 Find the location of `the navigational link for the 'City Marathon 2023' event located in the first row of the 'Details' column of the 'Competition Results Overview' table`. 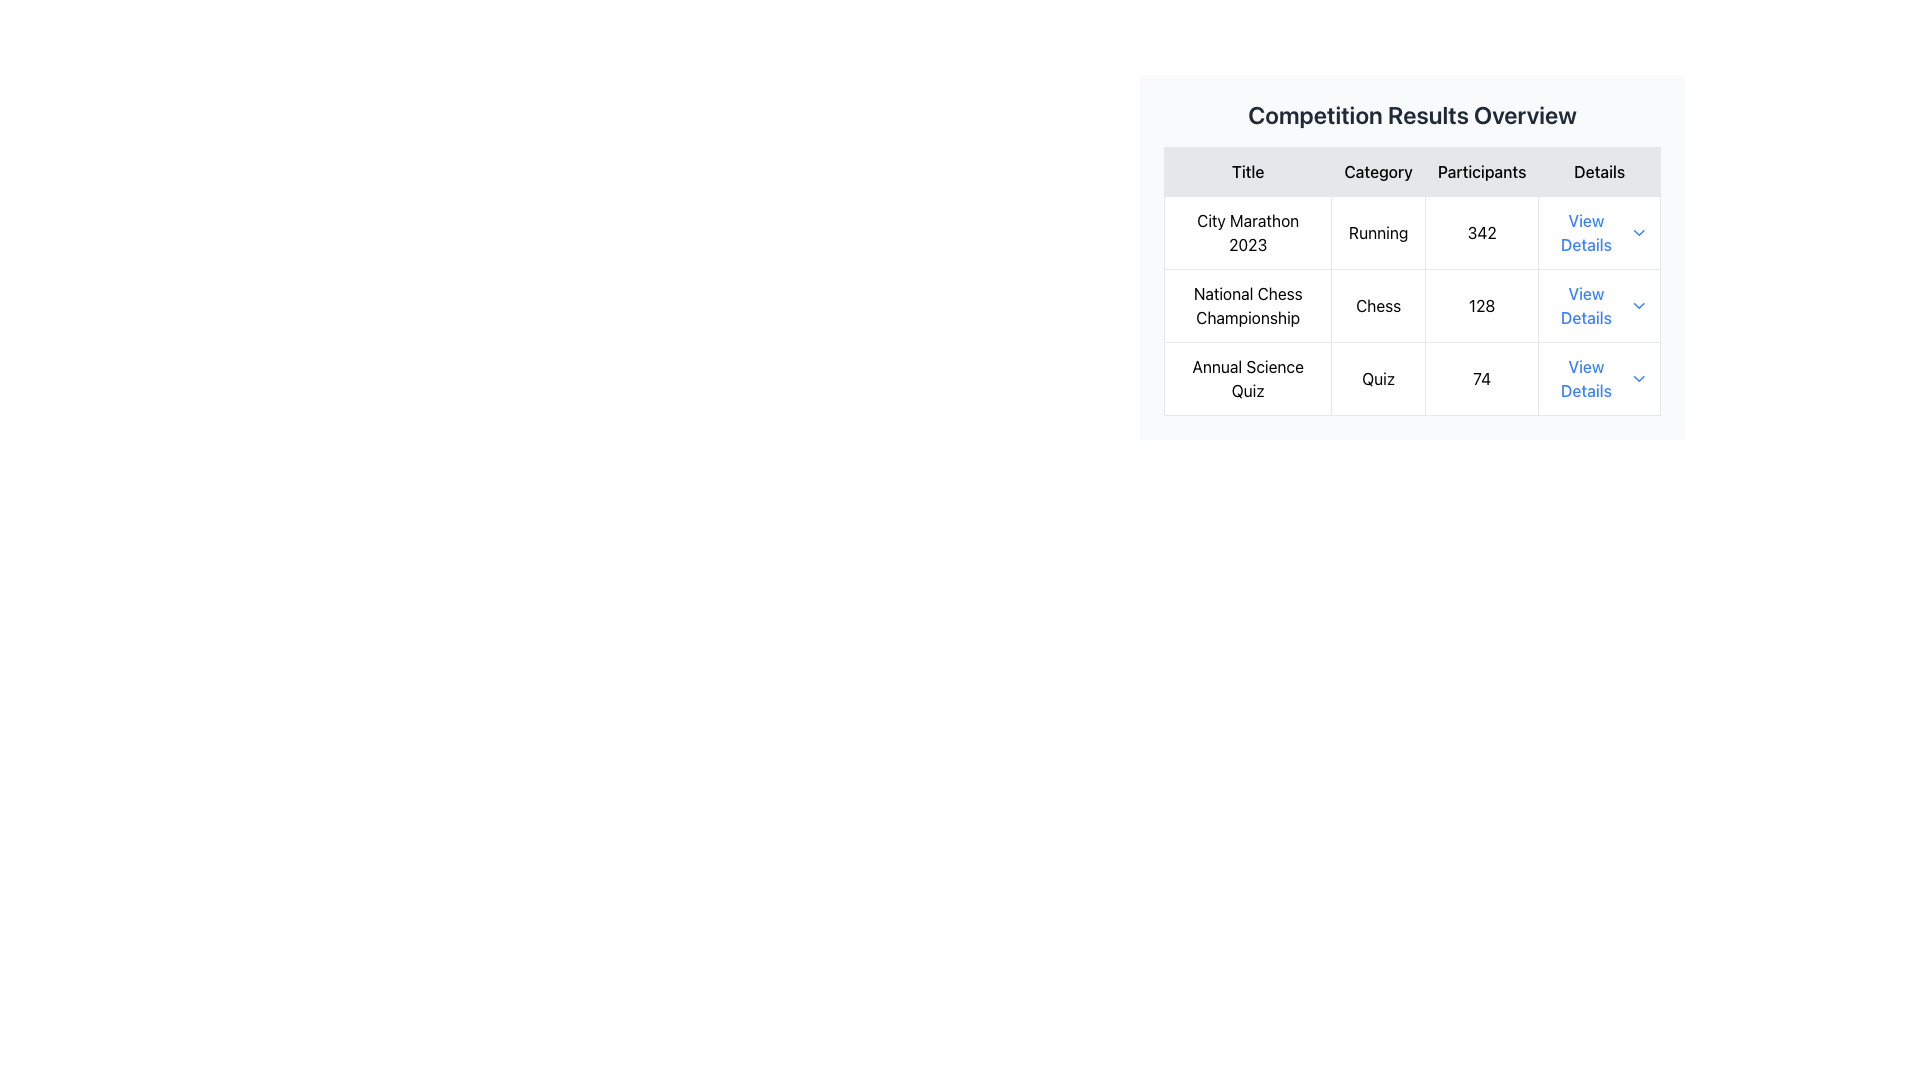

the navigational link for the 'City Marathon 2023' event located in the first row of the 'Details' column of the 'Competition Results Overview' table is located at coordinates (1584, 231).